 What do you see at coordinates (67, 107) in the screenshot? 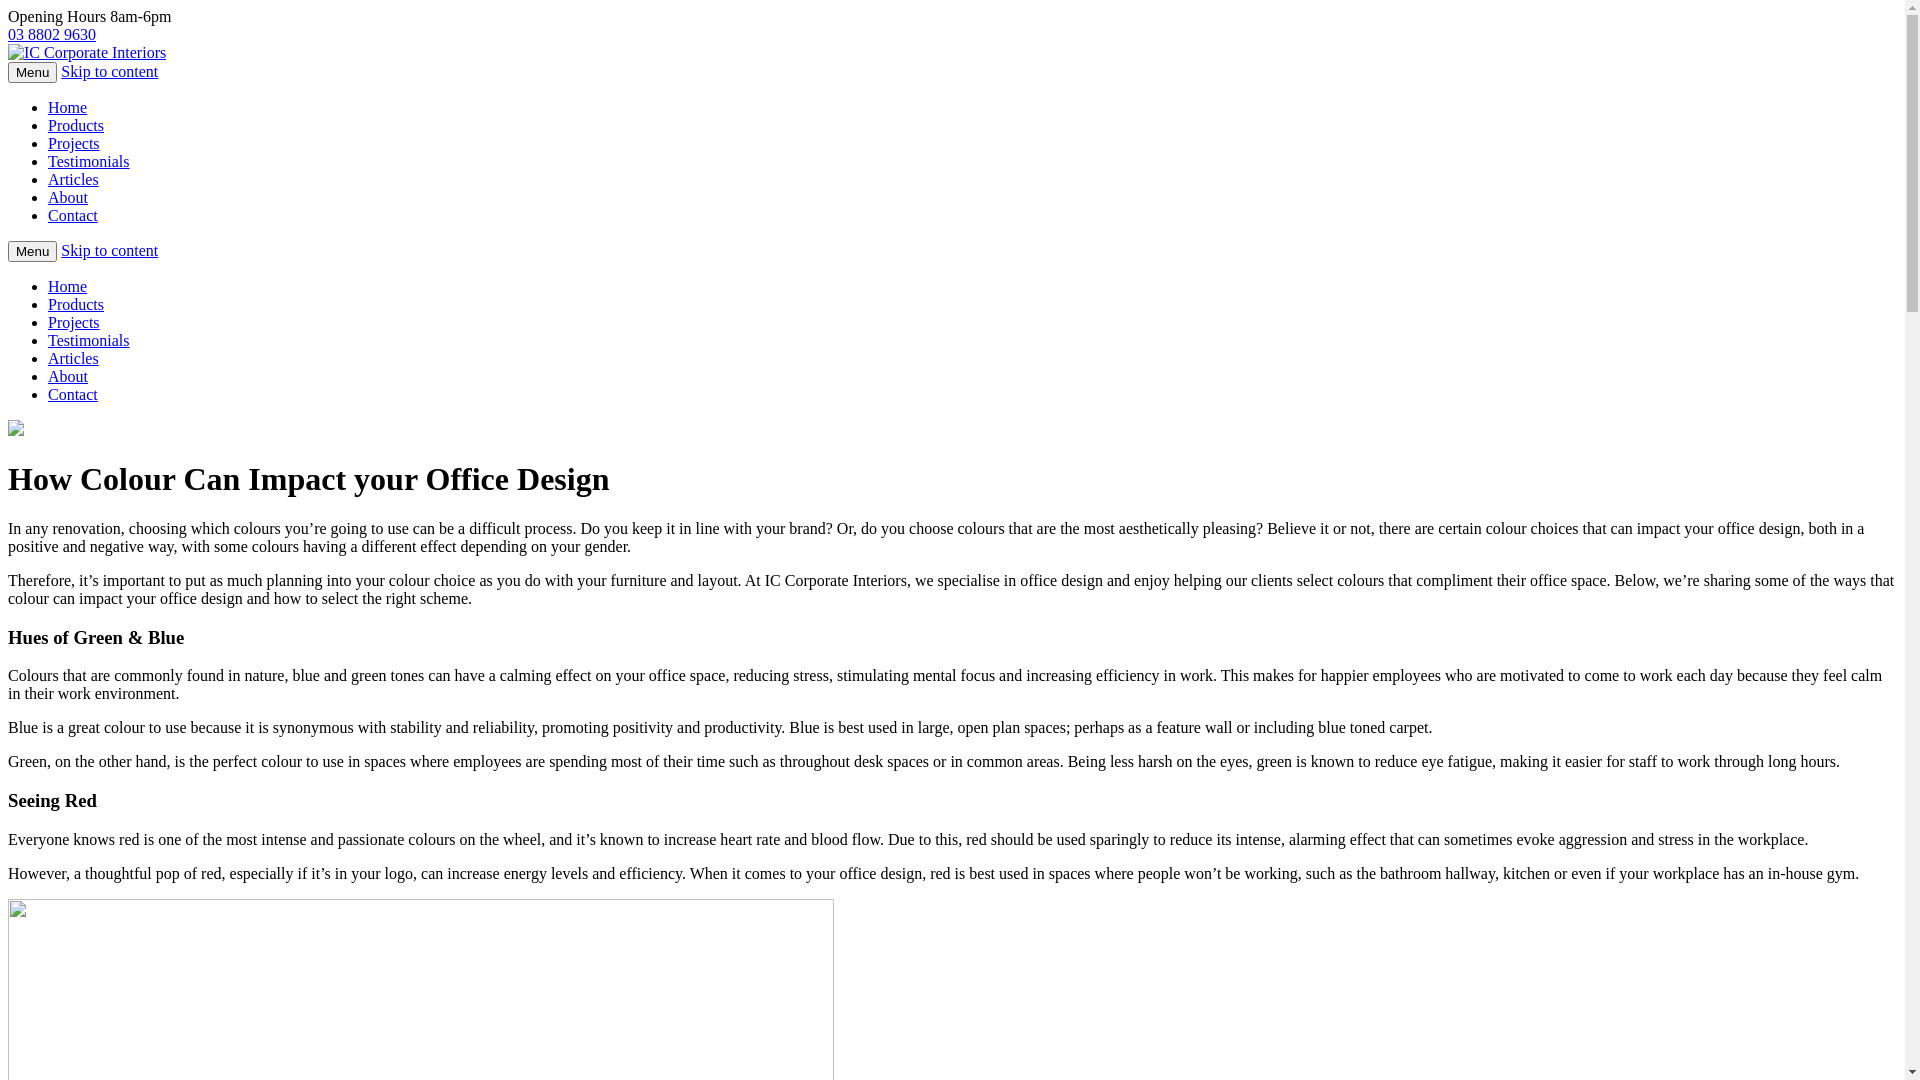
I see `'Home'` at bounding box center [67, 107].